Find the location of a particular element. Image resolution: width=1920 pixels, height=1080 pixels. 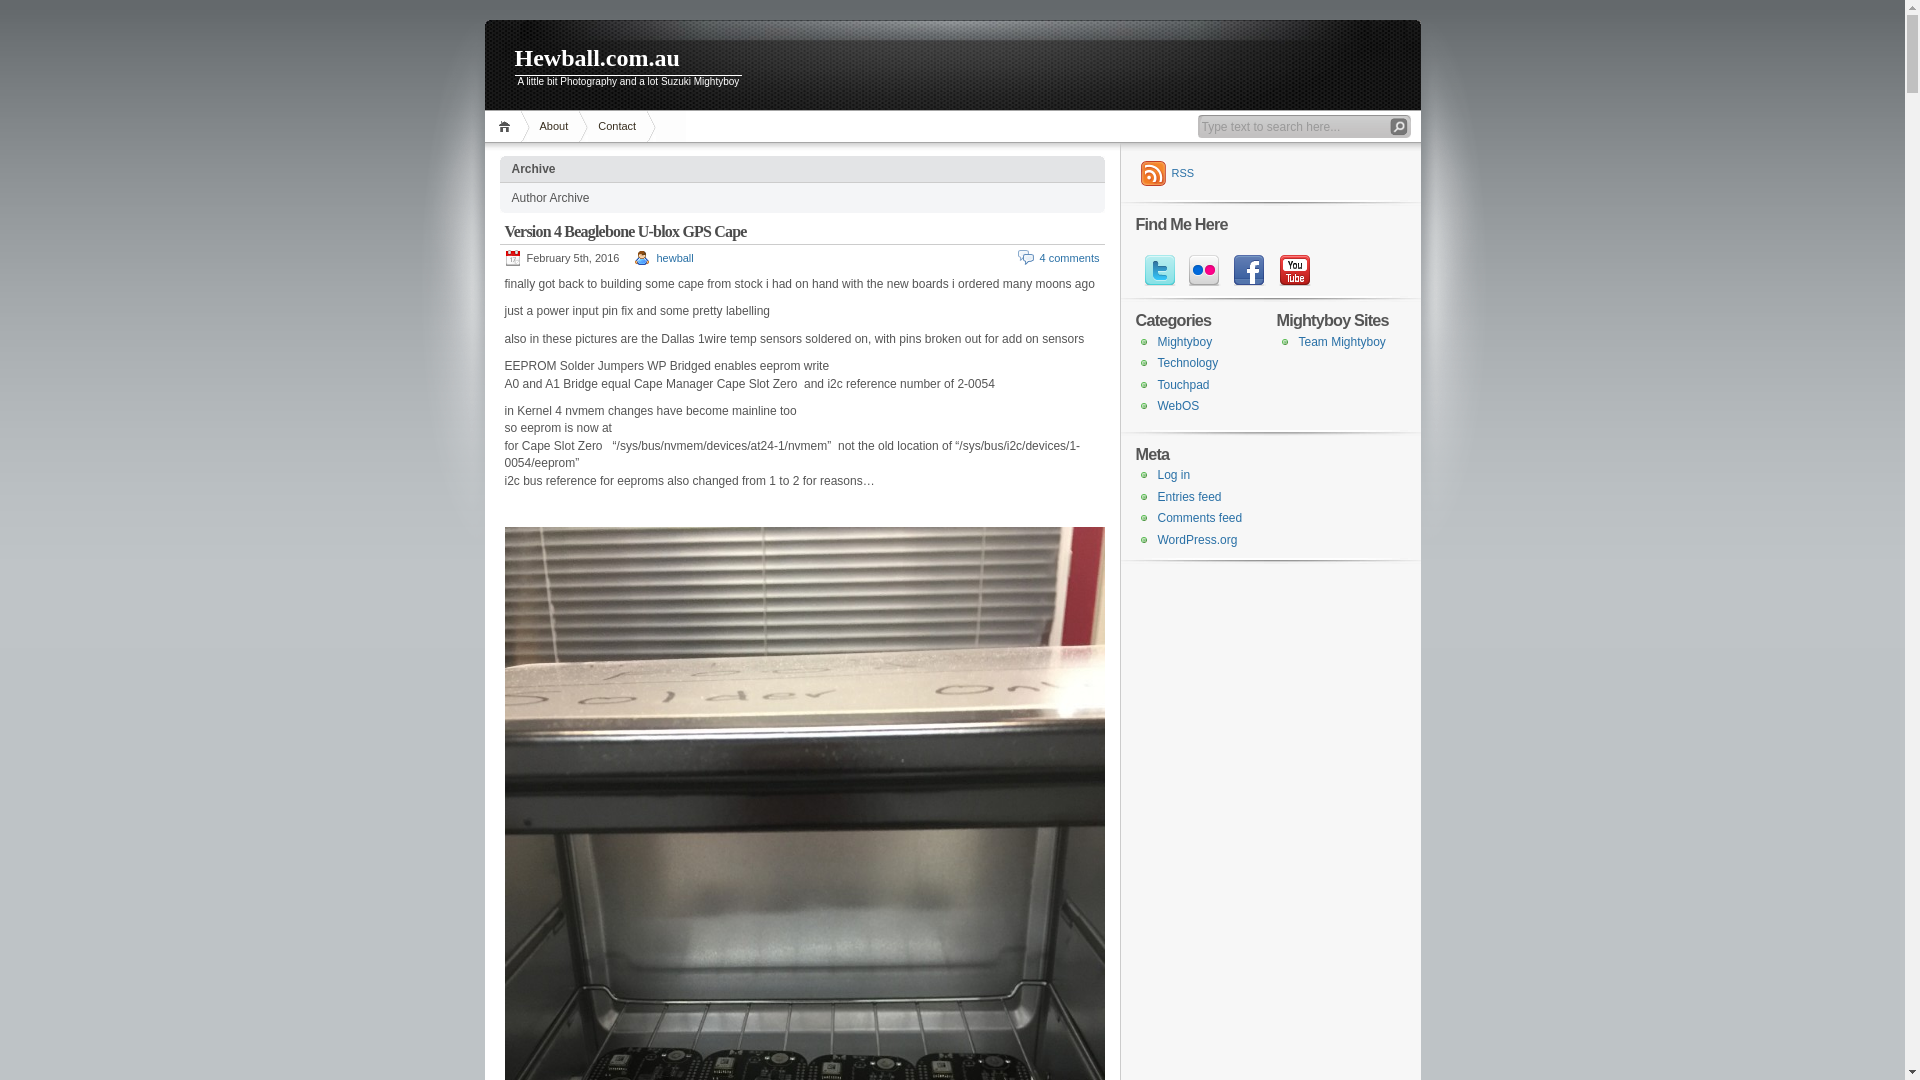

'WordPress.org' is located at coordinates (1198, 540).